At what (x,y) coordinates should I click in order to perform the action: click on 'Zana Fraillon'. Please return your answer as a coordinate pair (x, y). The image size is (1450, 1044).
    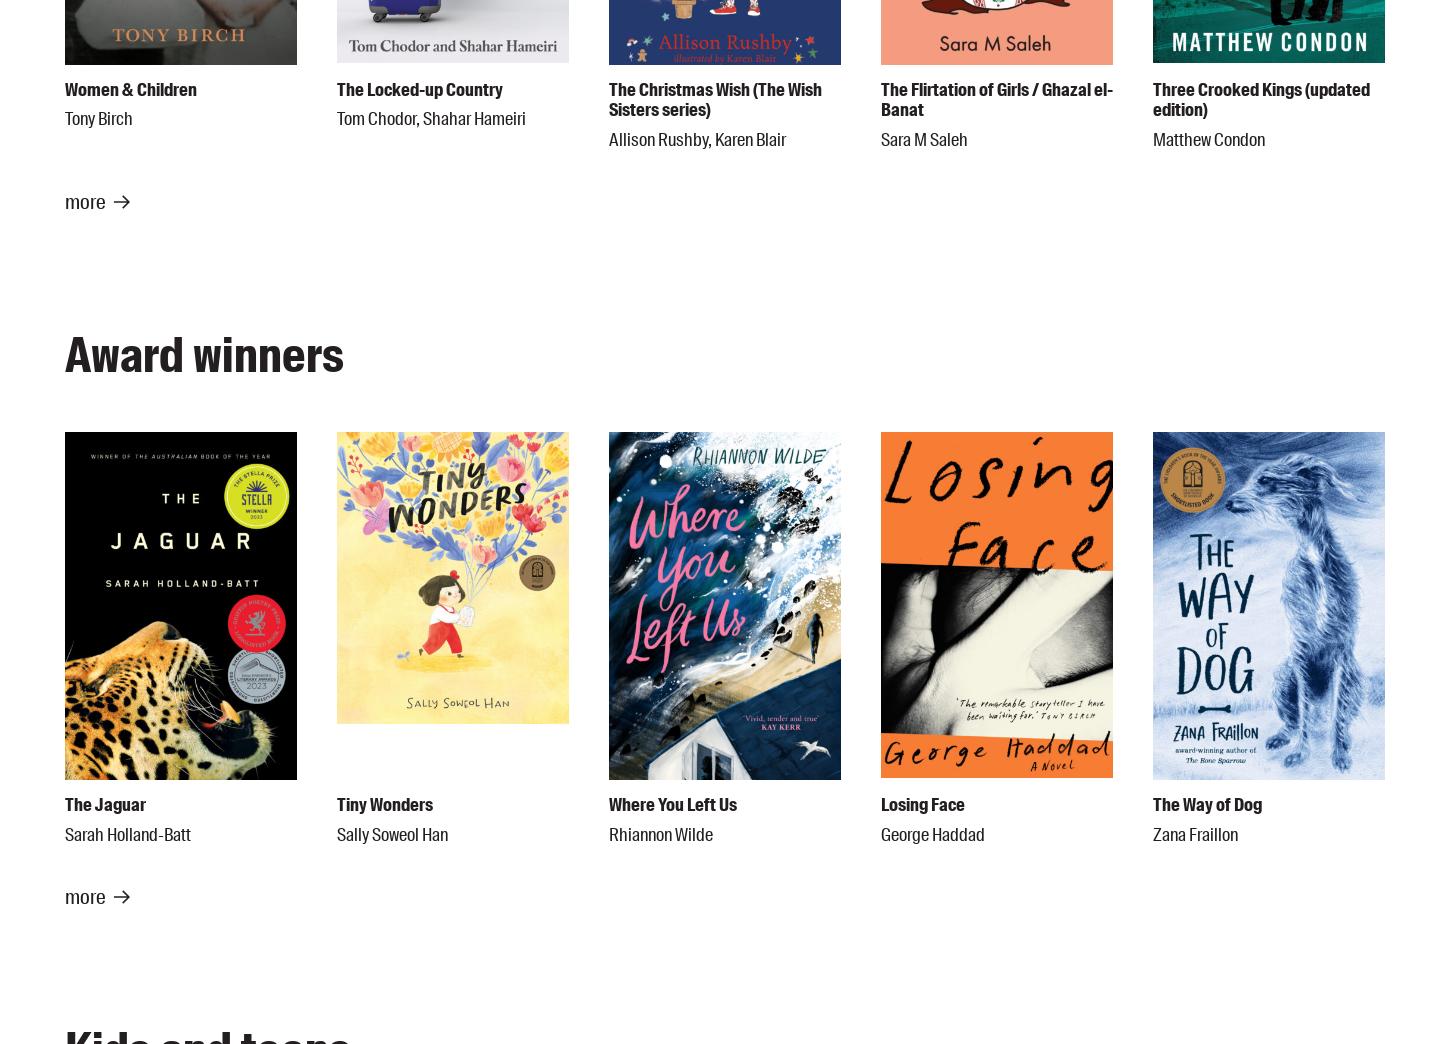
    Looking at the image, I should click on (1194, 833).